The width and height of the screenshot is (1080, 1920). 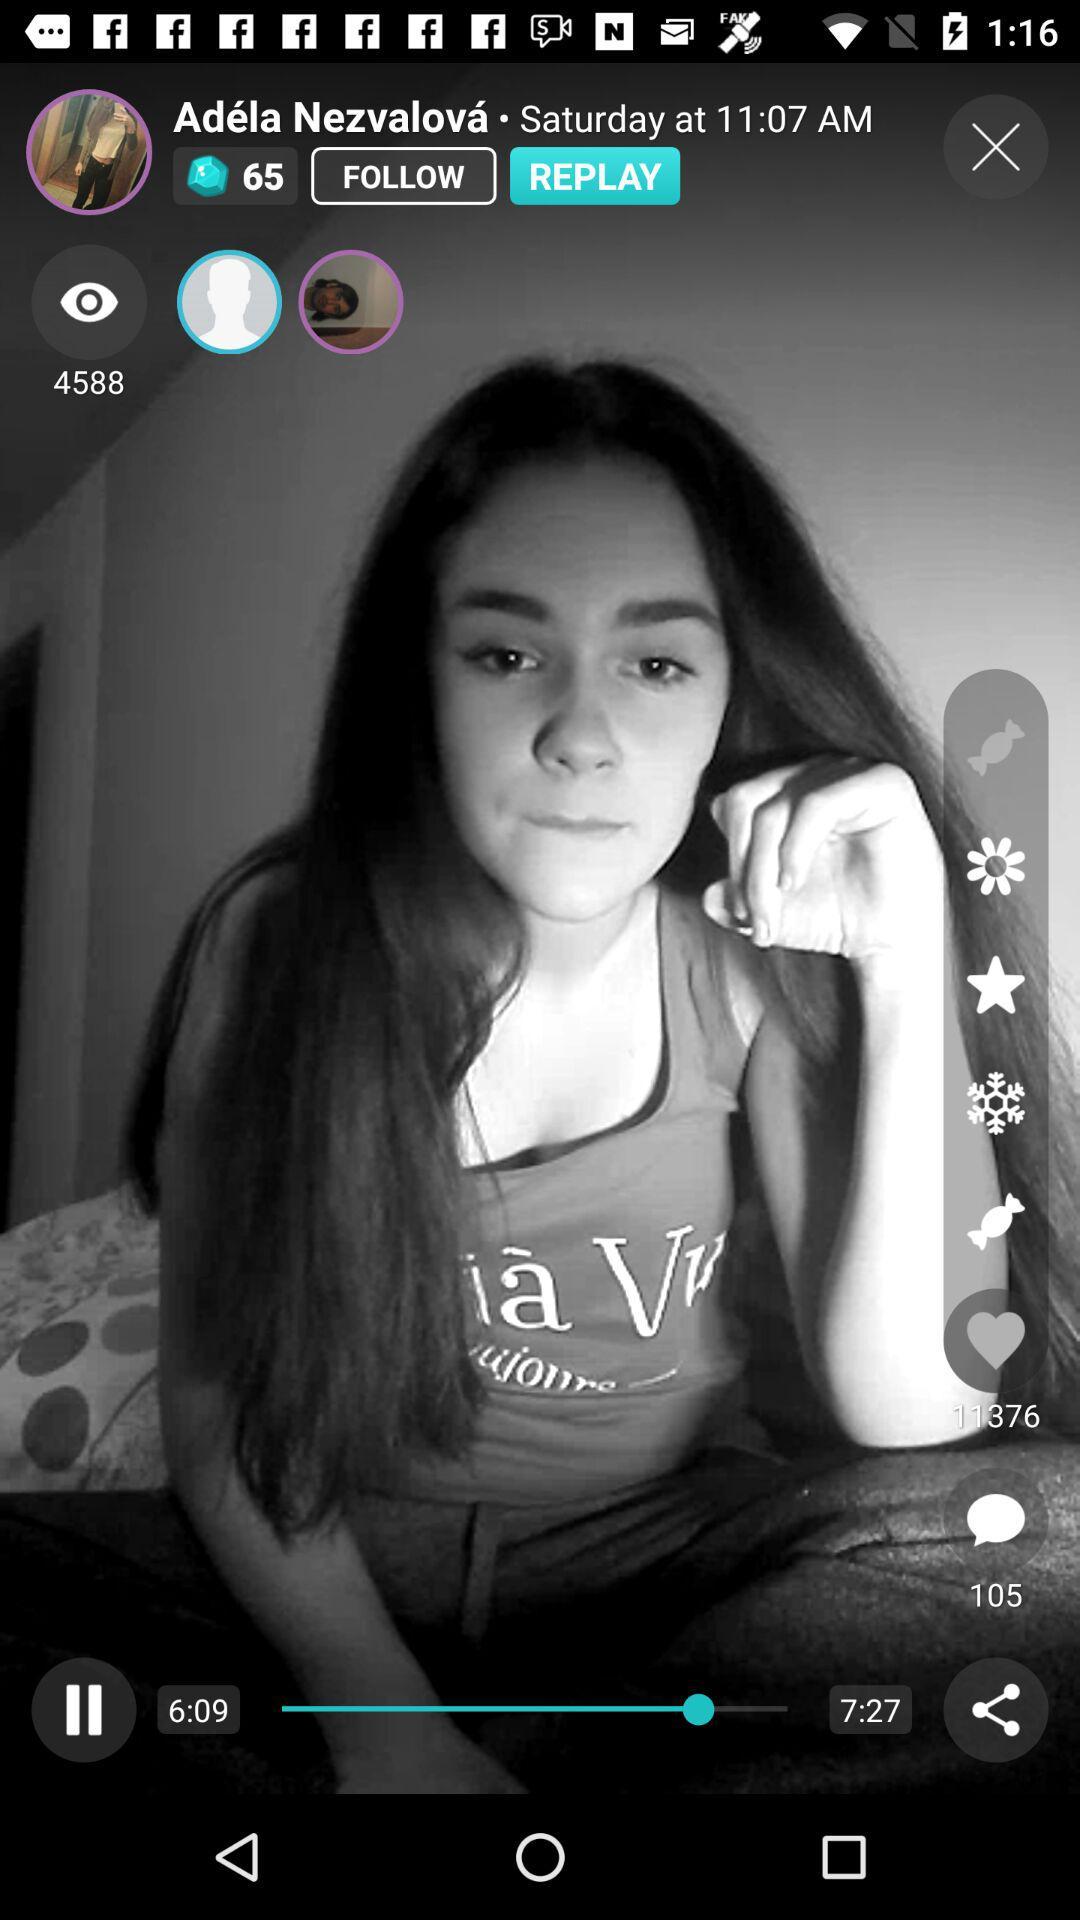 I want to click on exit out, so click(x=995, y=146).